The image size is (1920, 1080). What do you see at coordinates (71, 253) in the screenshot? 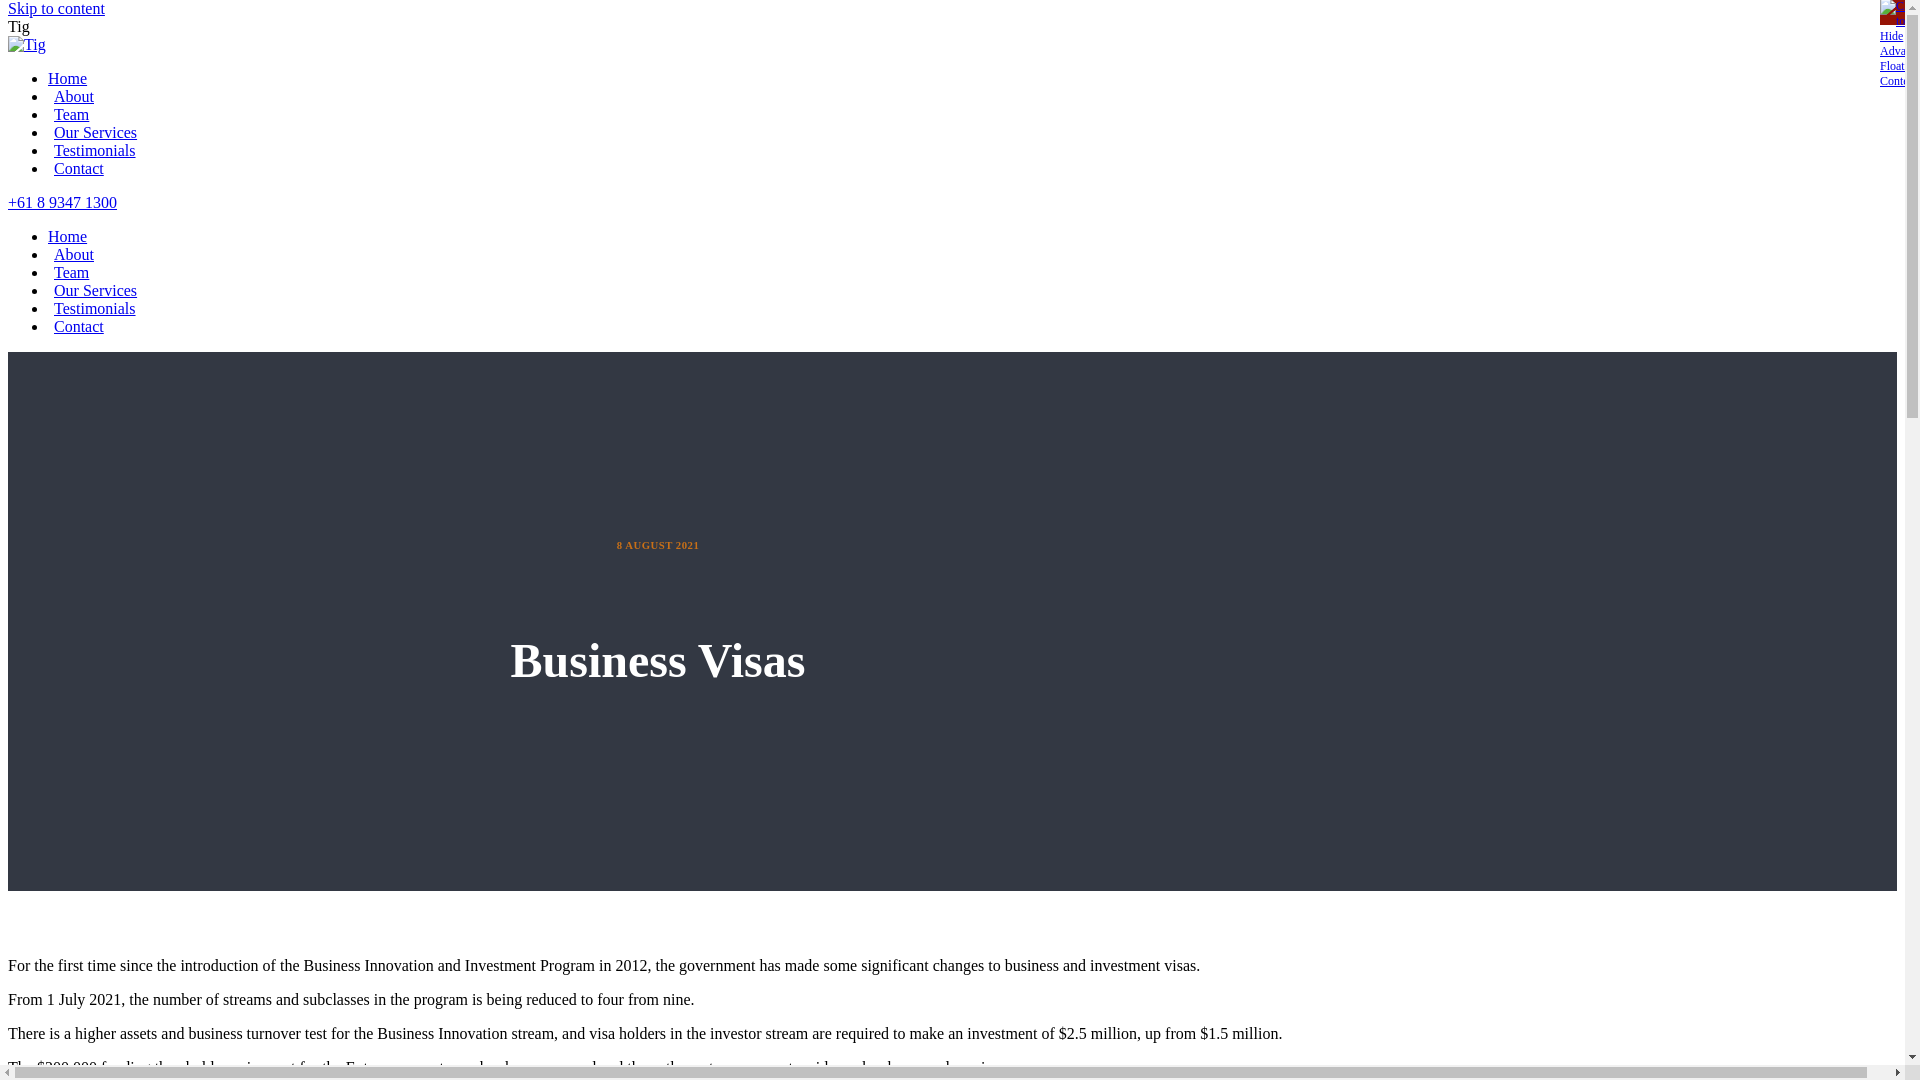
I see `'About'` at bounding box center [71, 253].